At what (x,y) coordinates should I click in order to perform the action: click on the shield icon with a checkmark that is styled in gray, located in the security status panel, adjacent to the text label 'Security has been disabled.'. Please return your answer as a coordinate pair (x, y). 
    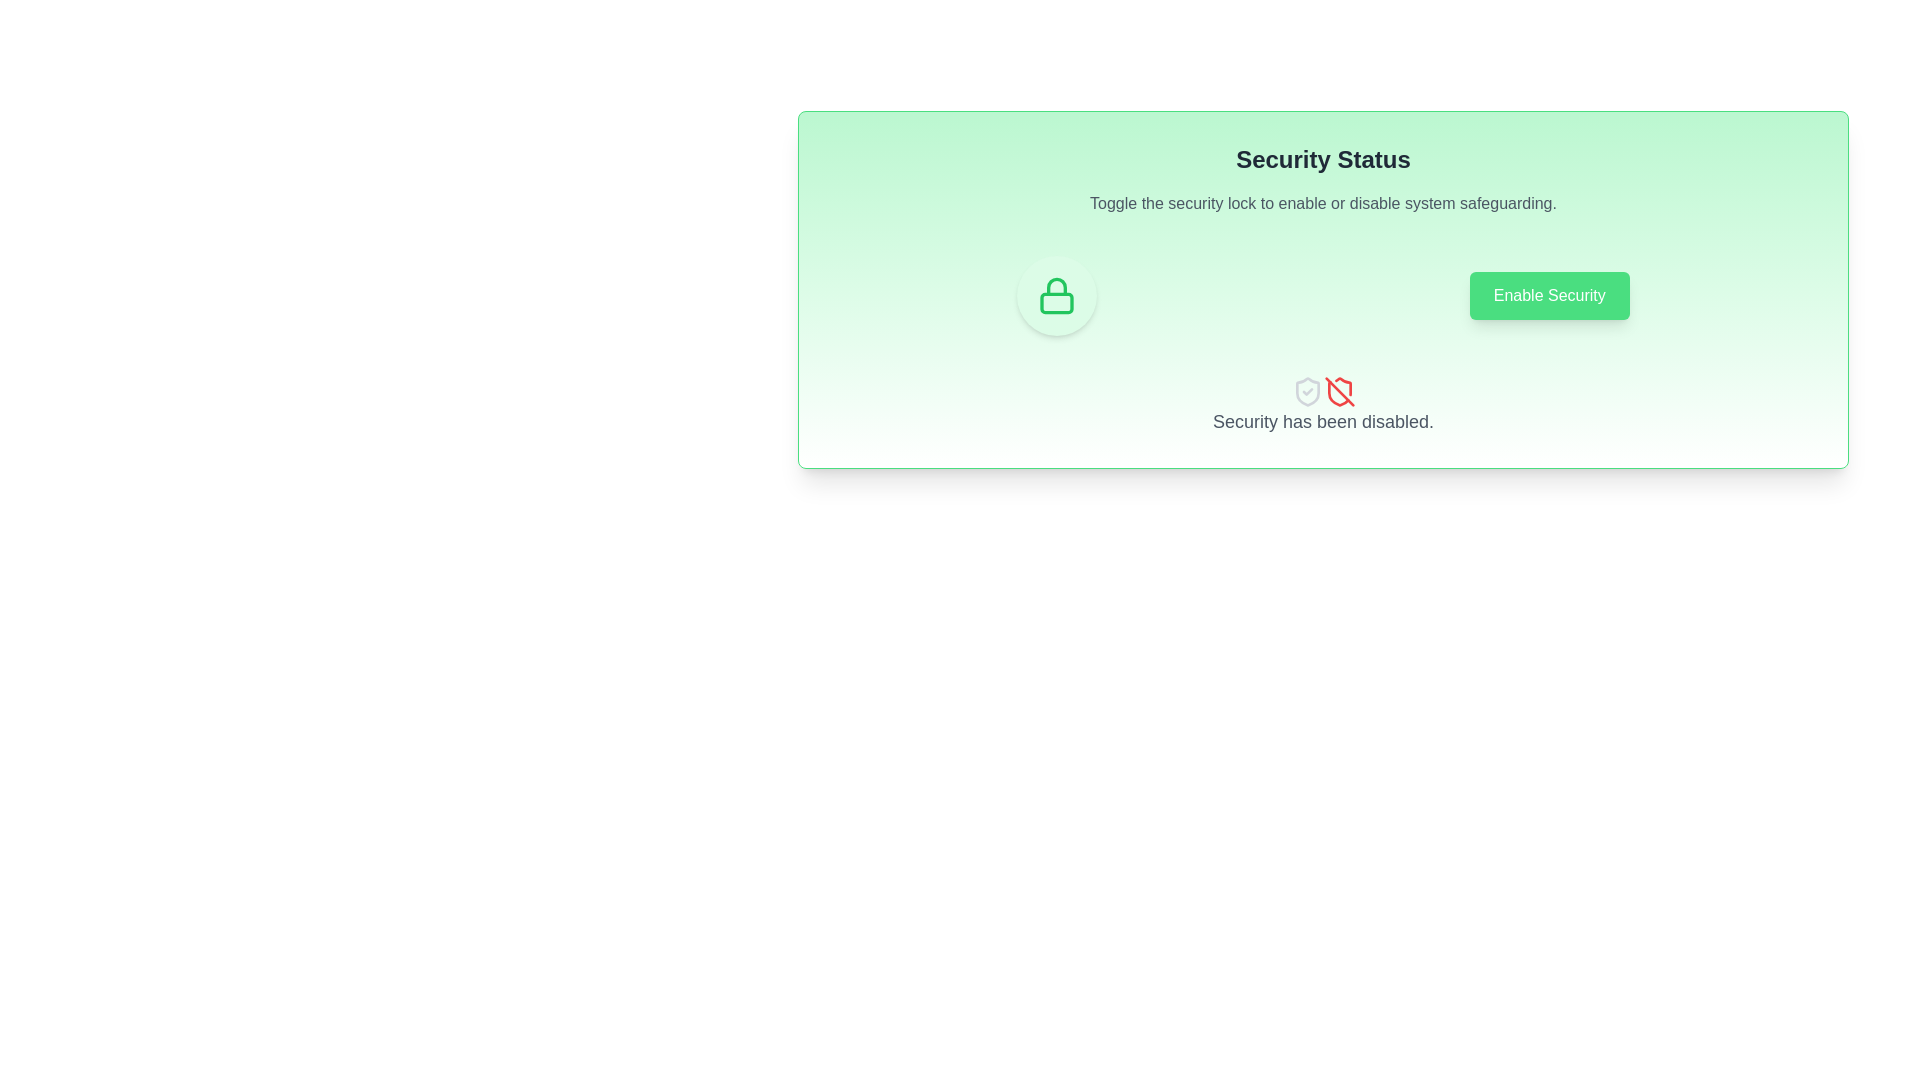
    Looking at the image, I should click on (1307, 392).